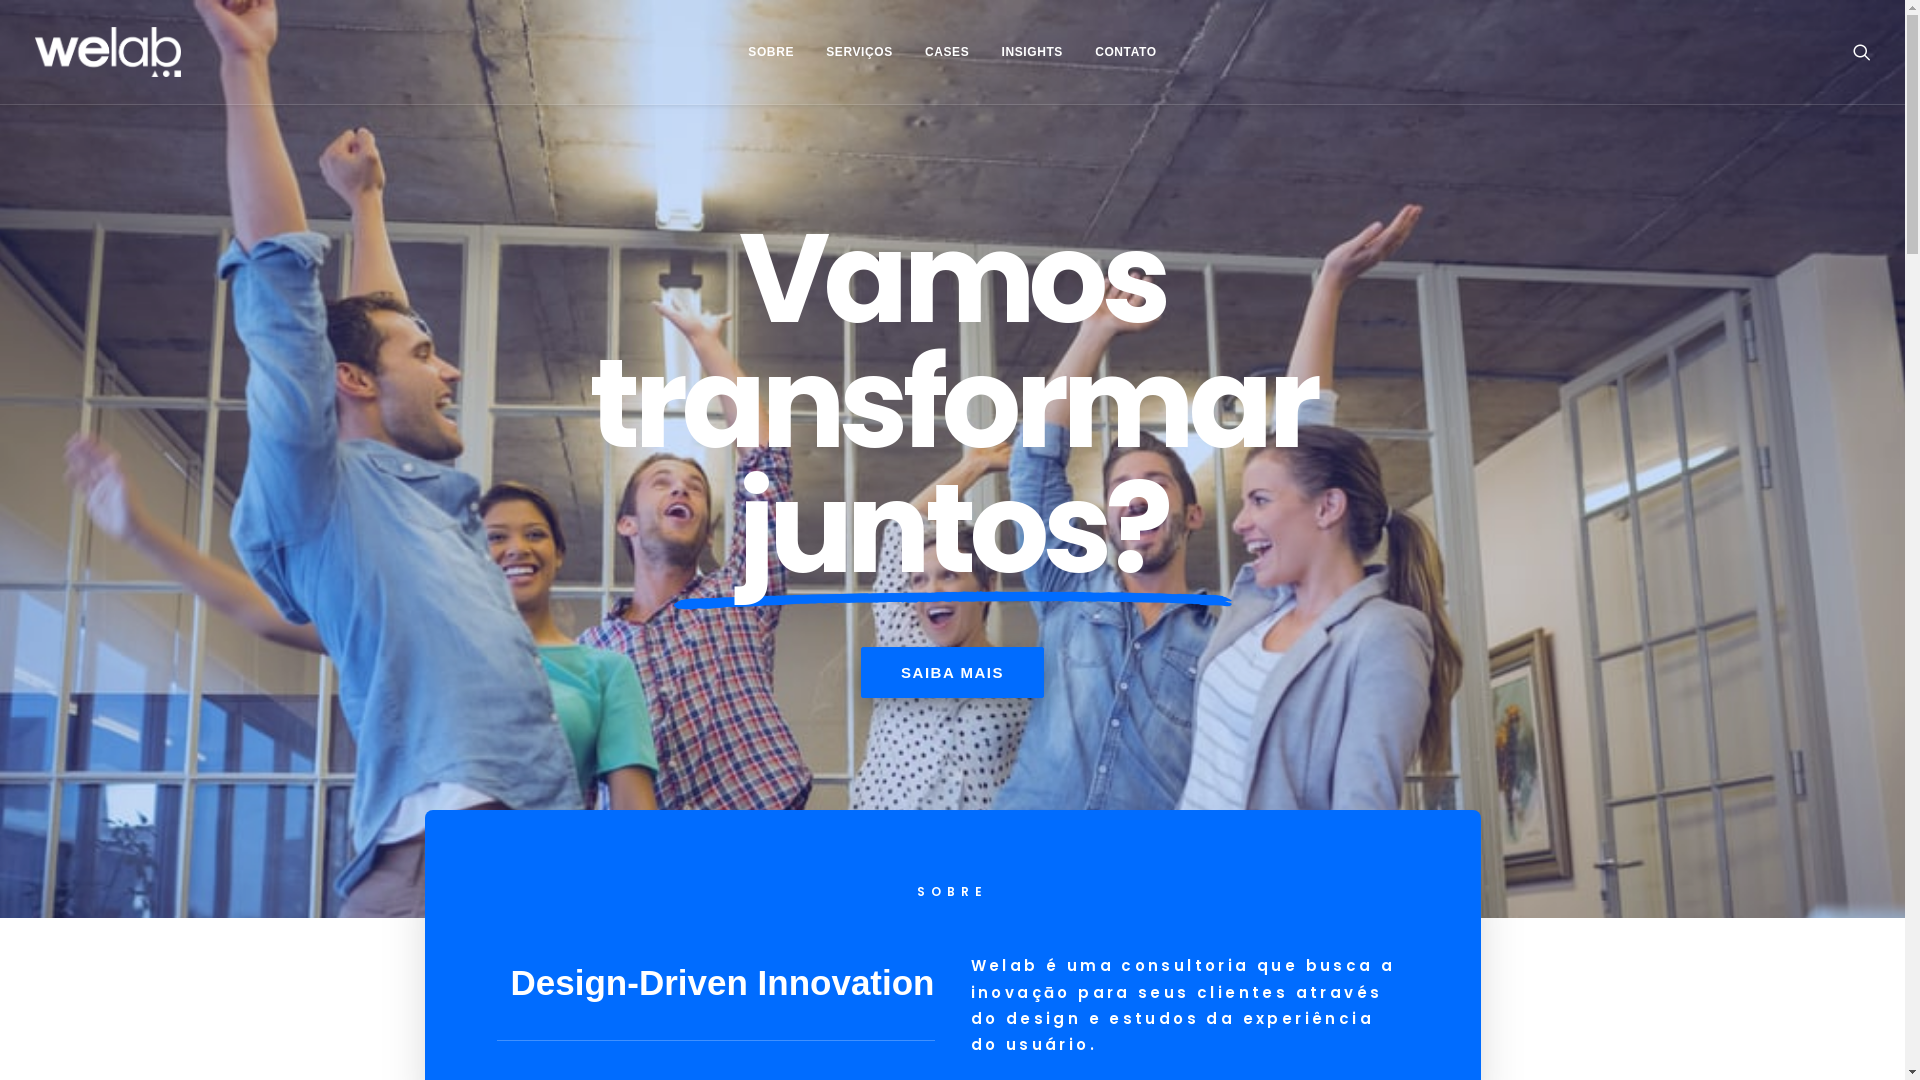 The width and height of the screenshot is (1920, 1080). I want to click on 'SOBRE', so click(770, 50).